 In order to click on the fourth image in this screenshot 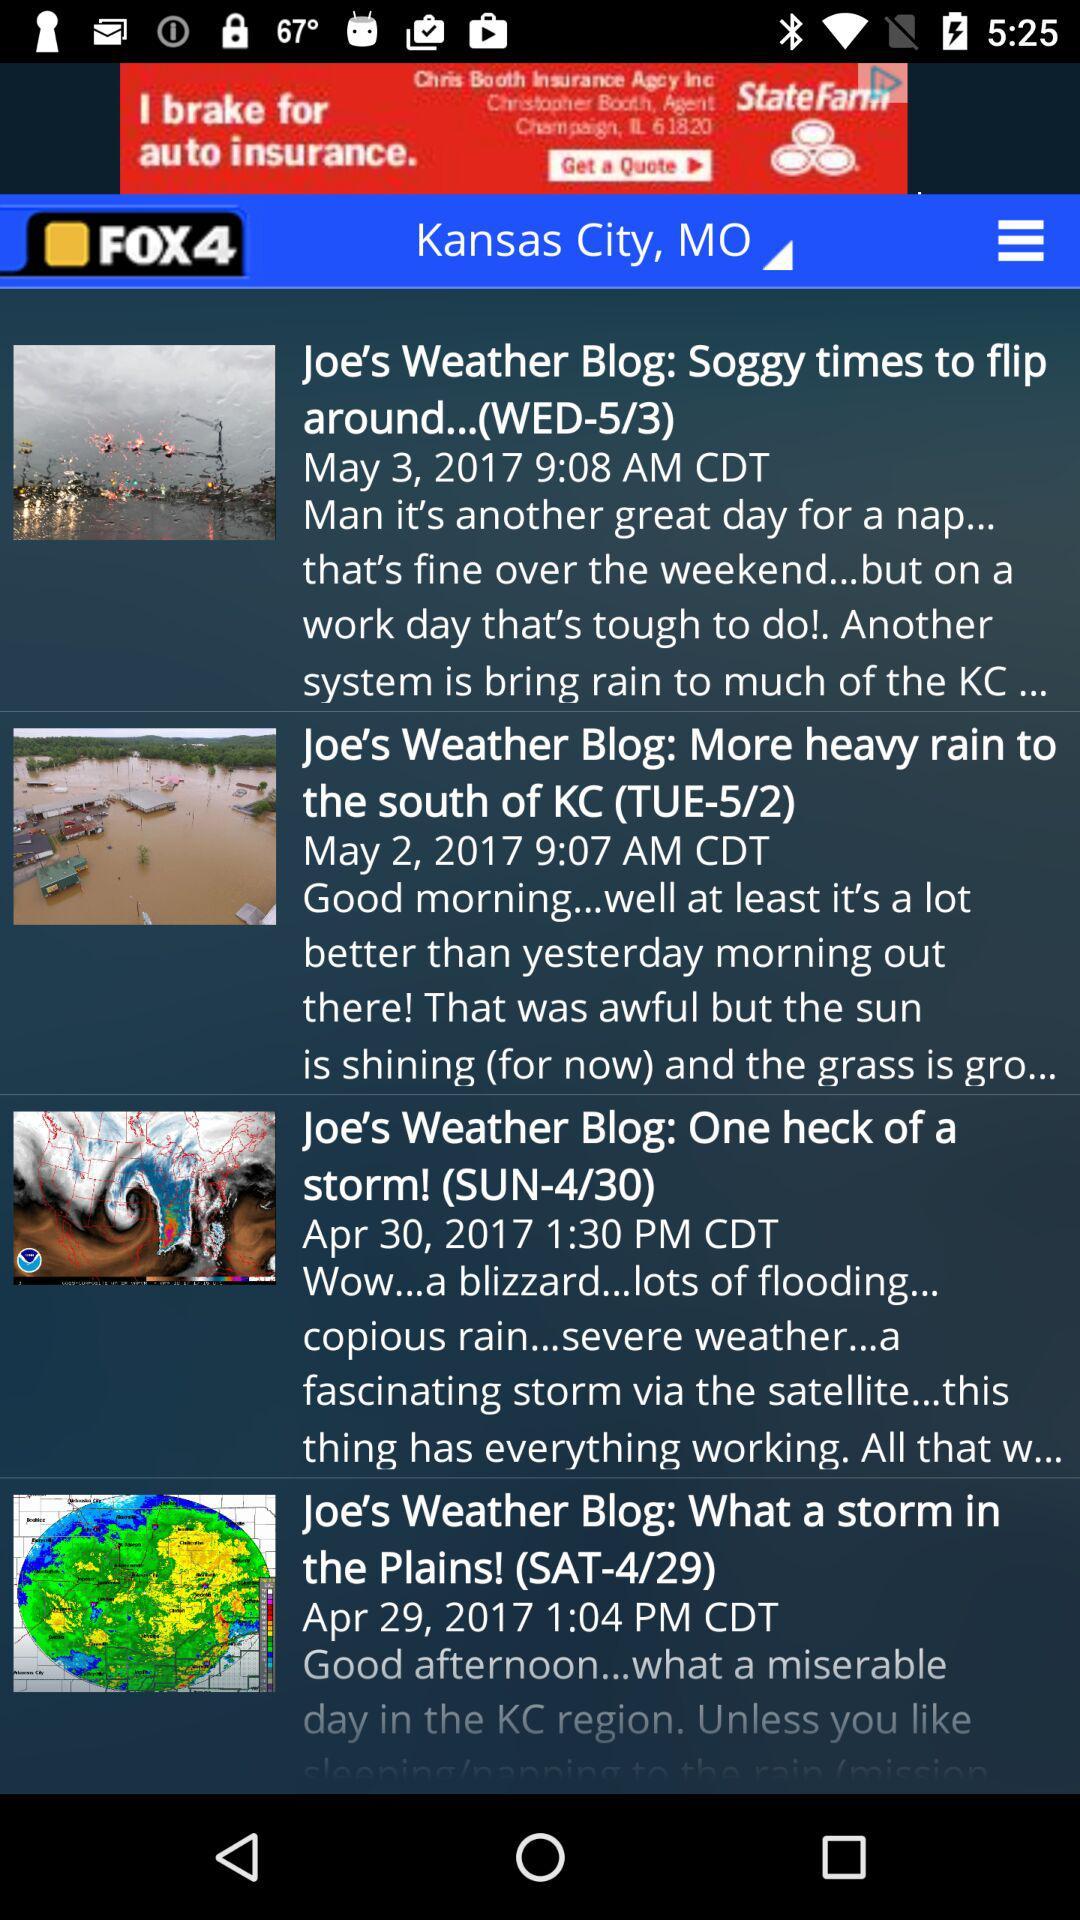, I will do `click(144, 1592)`.